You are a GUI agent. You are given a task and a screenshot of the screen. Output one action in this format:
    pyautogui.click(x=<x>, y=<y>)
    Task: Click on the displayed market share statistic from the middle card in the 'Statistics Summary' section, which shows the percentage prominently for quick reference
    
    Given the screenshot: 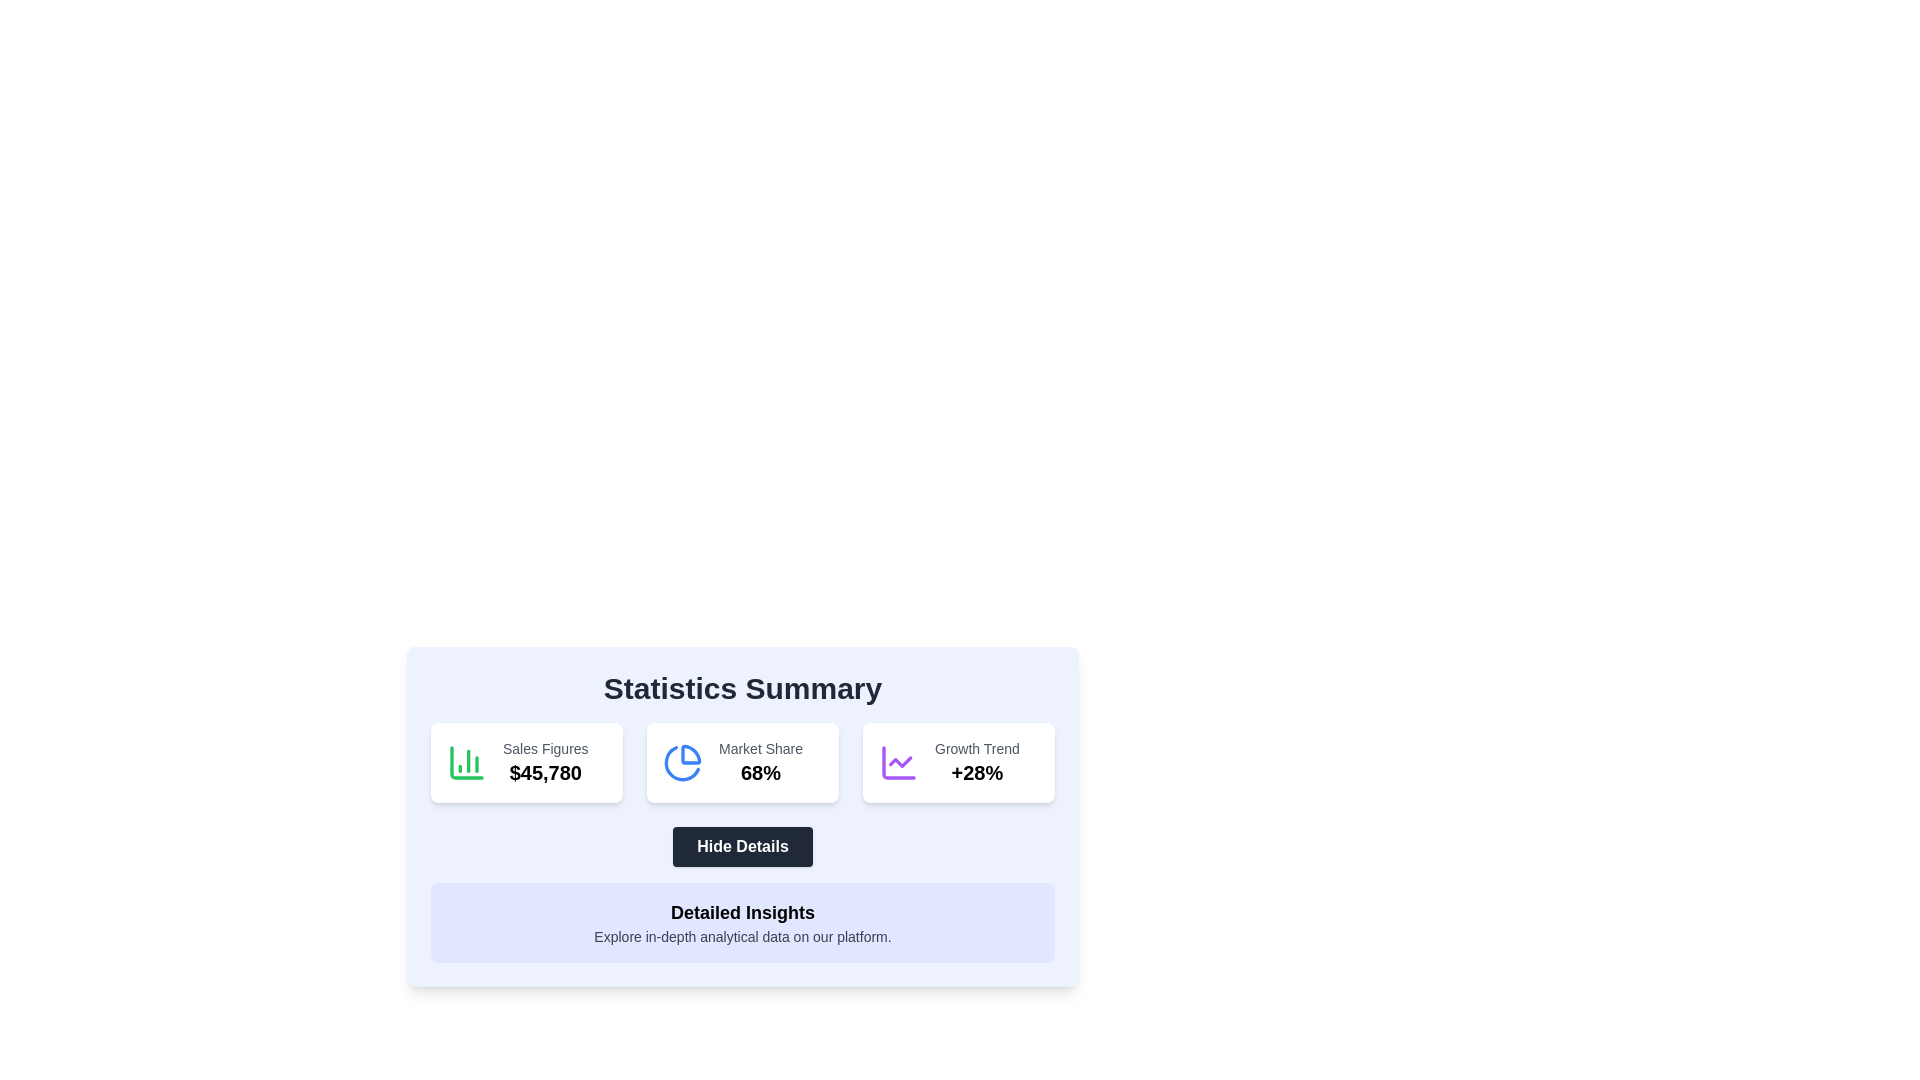 What is the action you would take?
    pyautogui.click(x=760, y=763)
    